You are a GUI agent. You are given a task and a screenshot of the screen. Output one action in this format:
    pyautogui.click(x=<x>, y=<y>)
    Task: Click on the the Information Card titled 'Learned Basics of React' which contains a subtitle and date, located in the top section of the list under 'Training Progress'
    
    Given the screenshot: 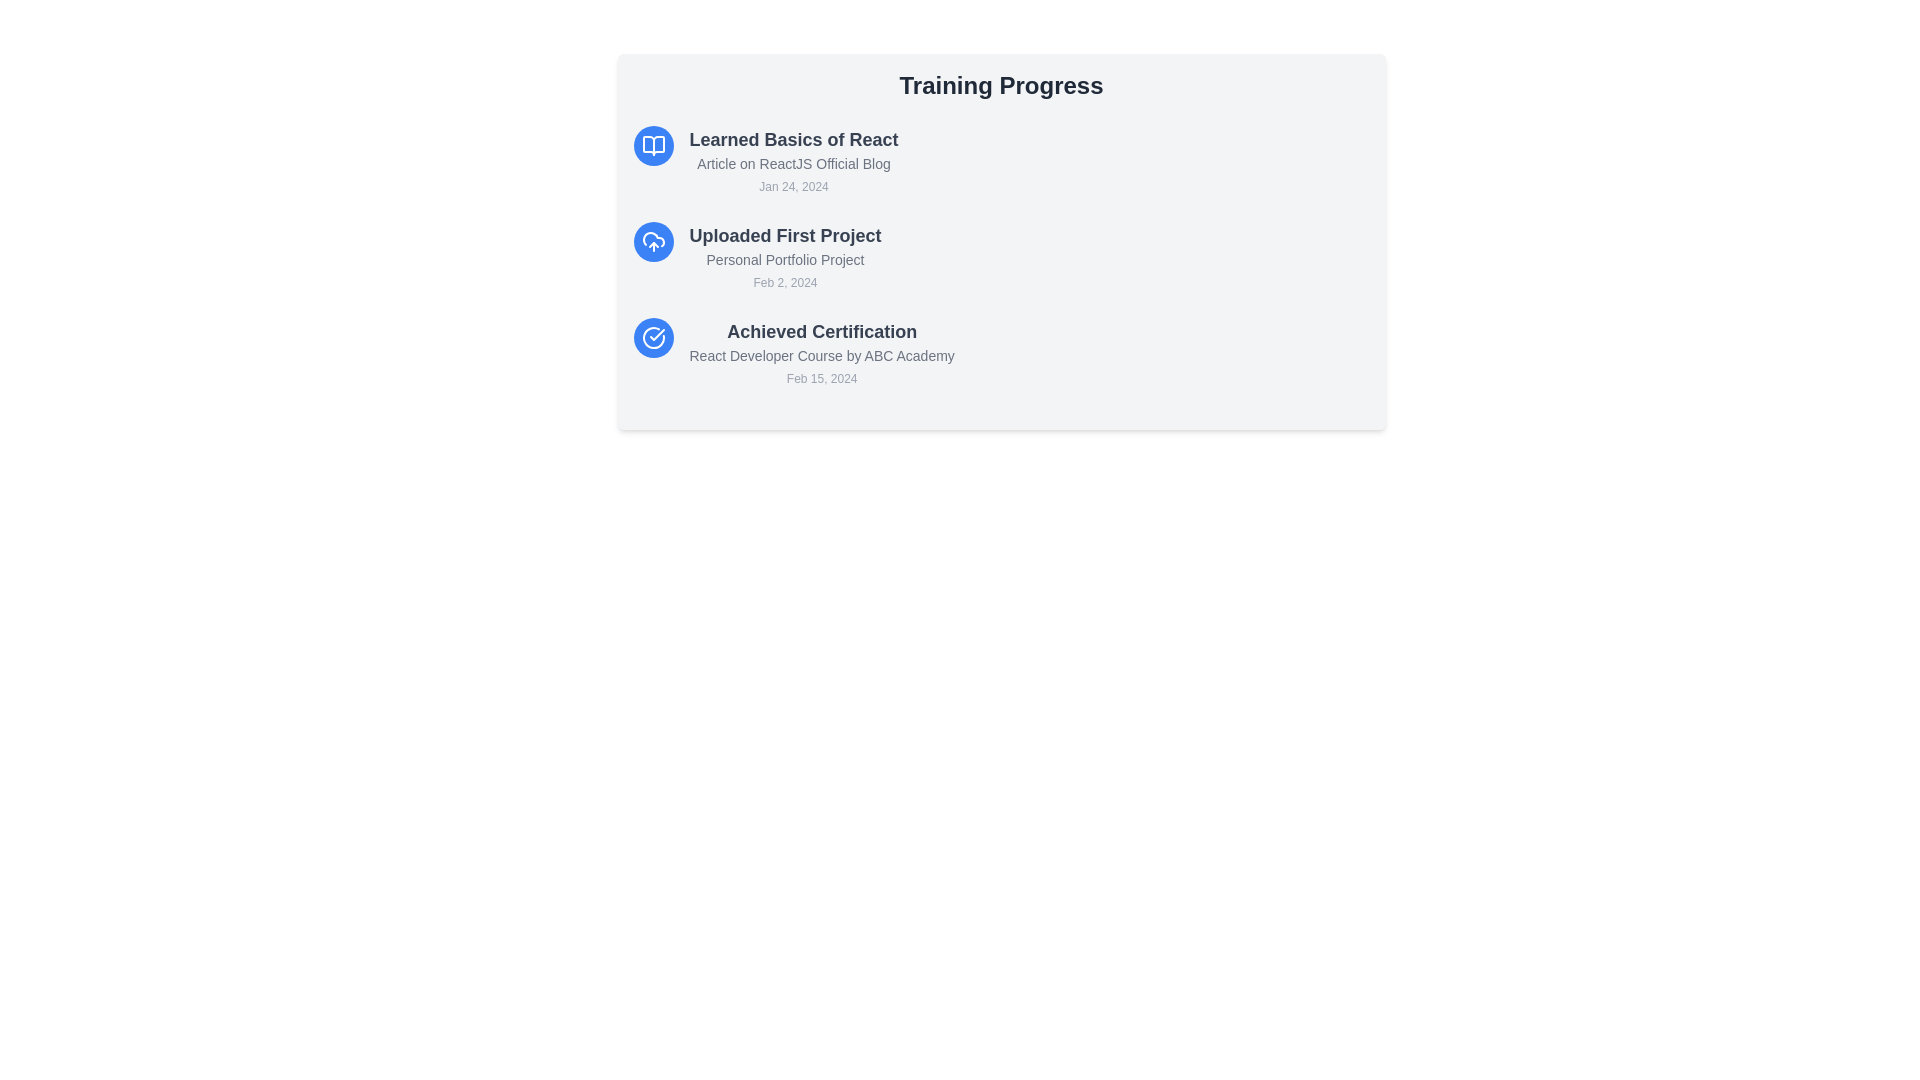 What is the action you would take?
    pyautogui.click(x=1001, y=161)
    